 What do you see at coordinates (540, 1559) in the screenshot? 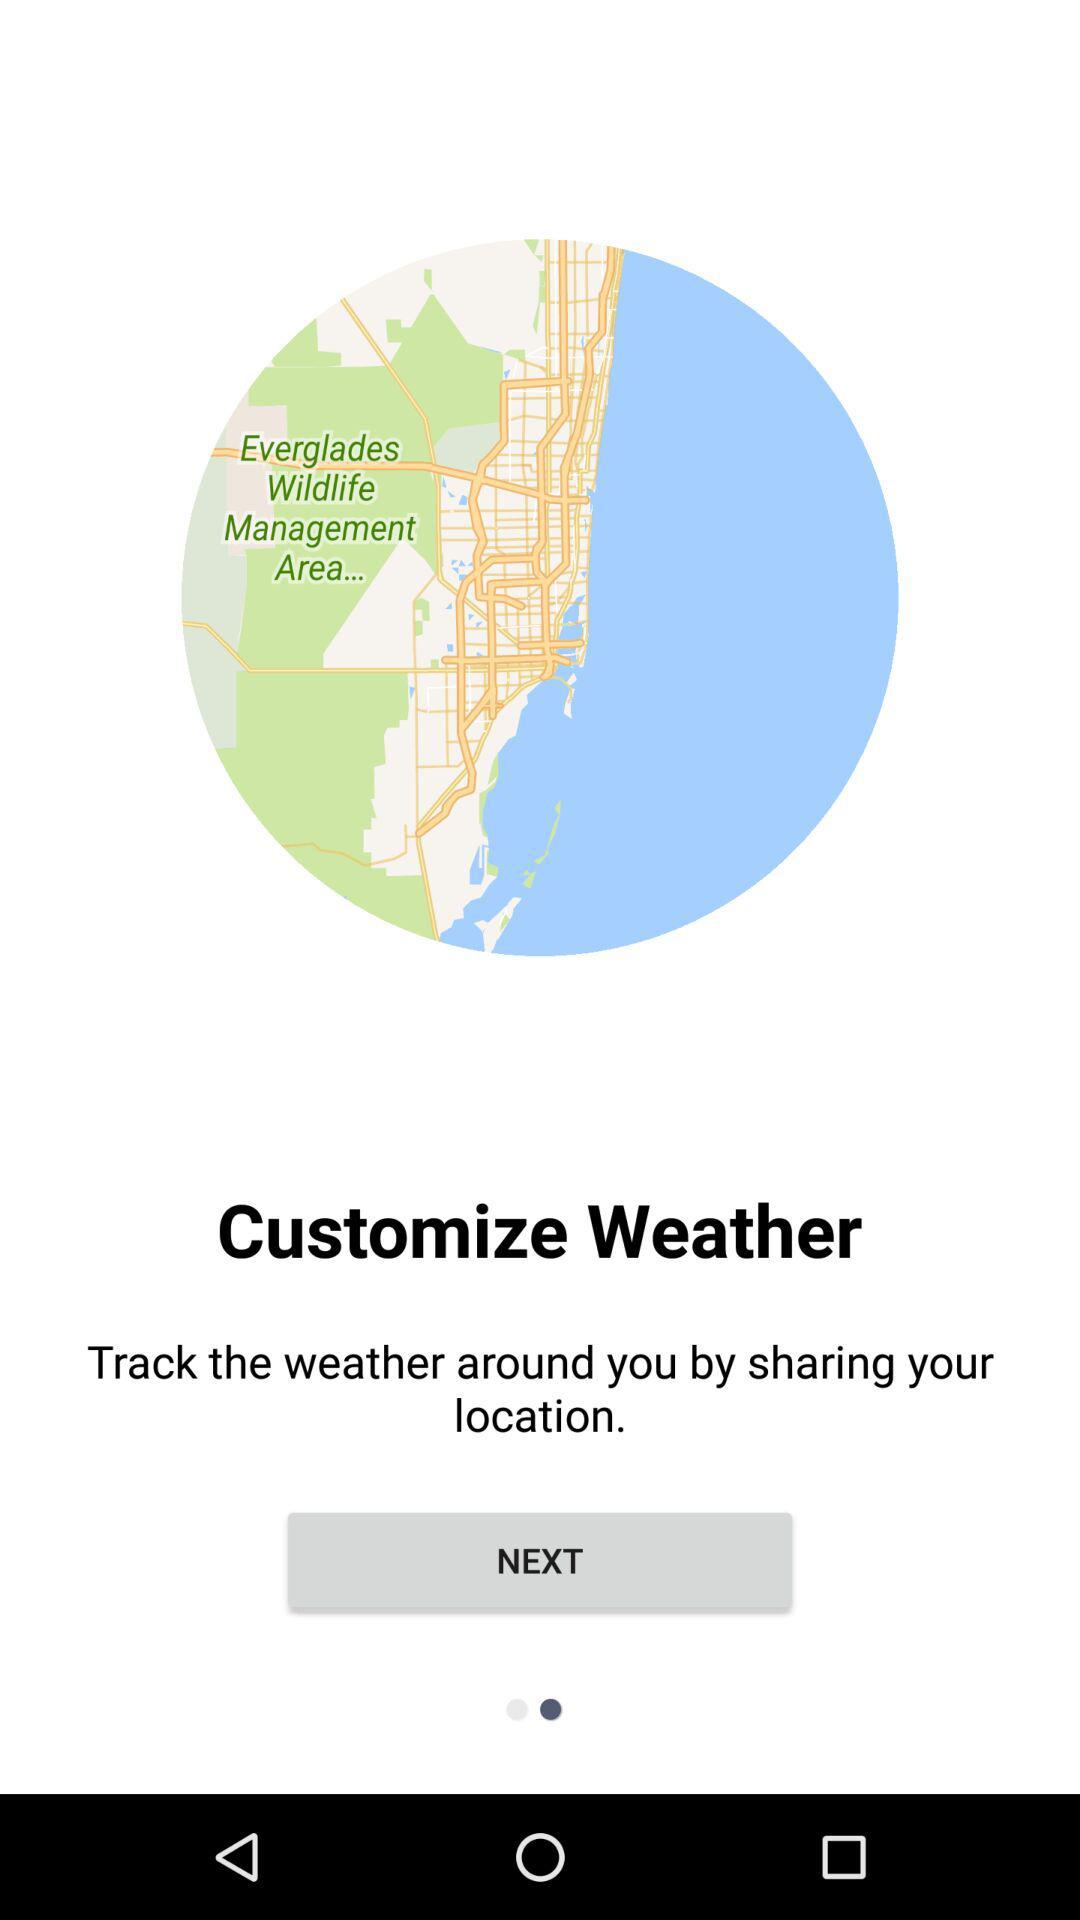
I see `next` at bounding box center [540, 1559].